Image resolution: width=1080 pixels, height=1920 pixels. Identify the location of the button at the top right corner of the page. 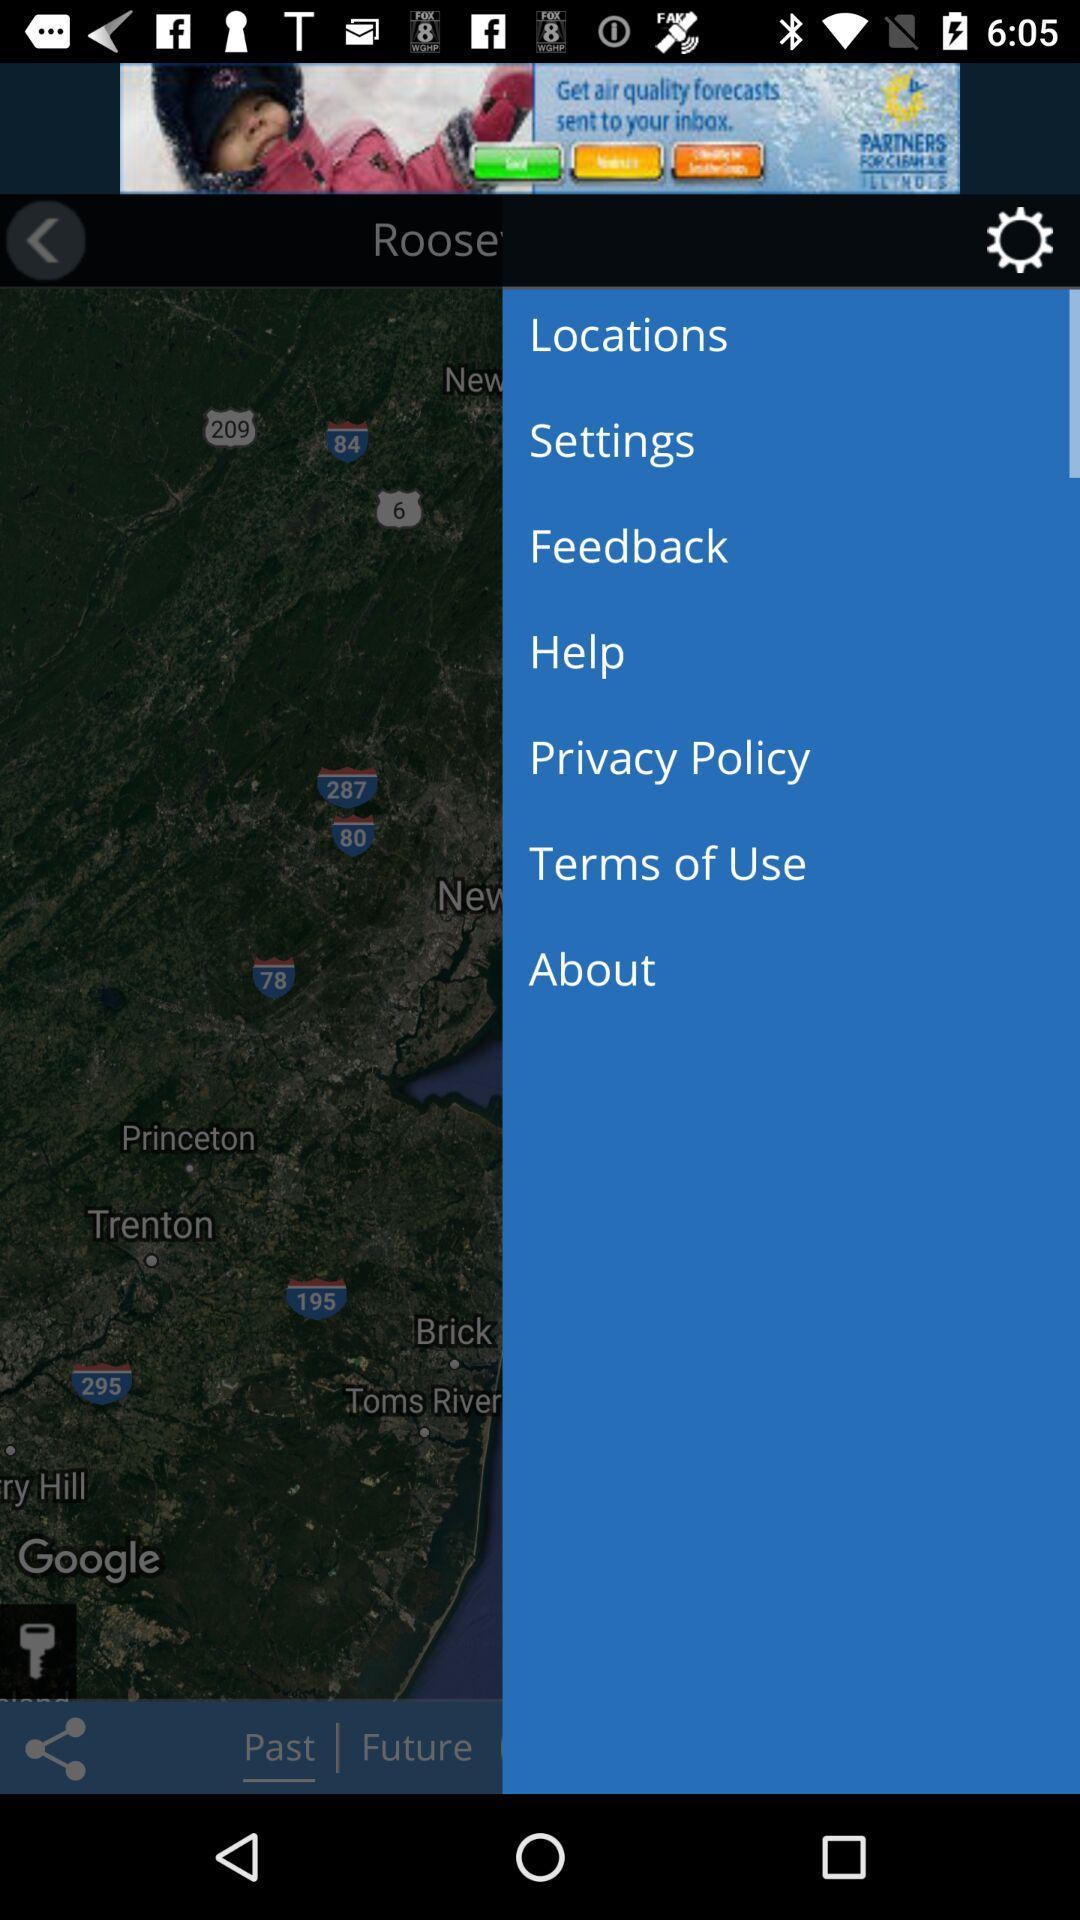
(790, 240).